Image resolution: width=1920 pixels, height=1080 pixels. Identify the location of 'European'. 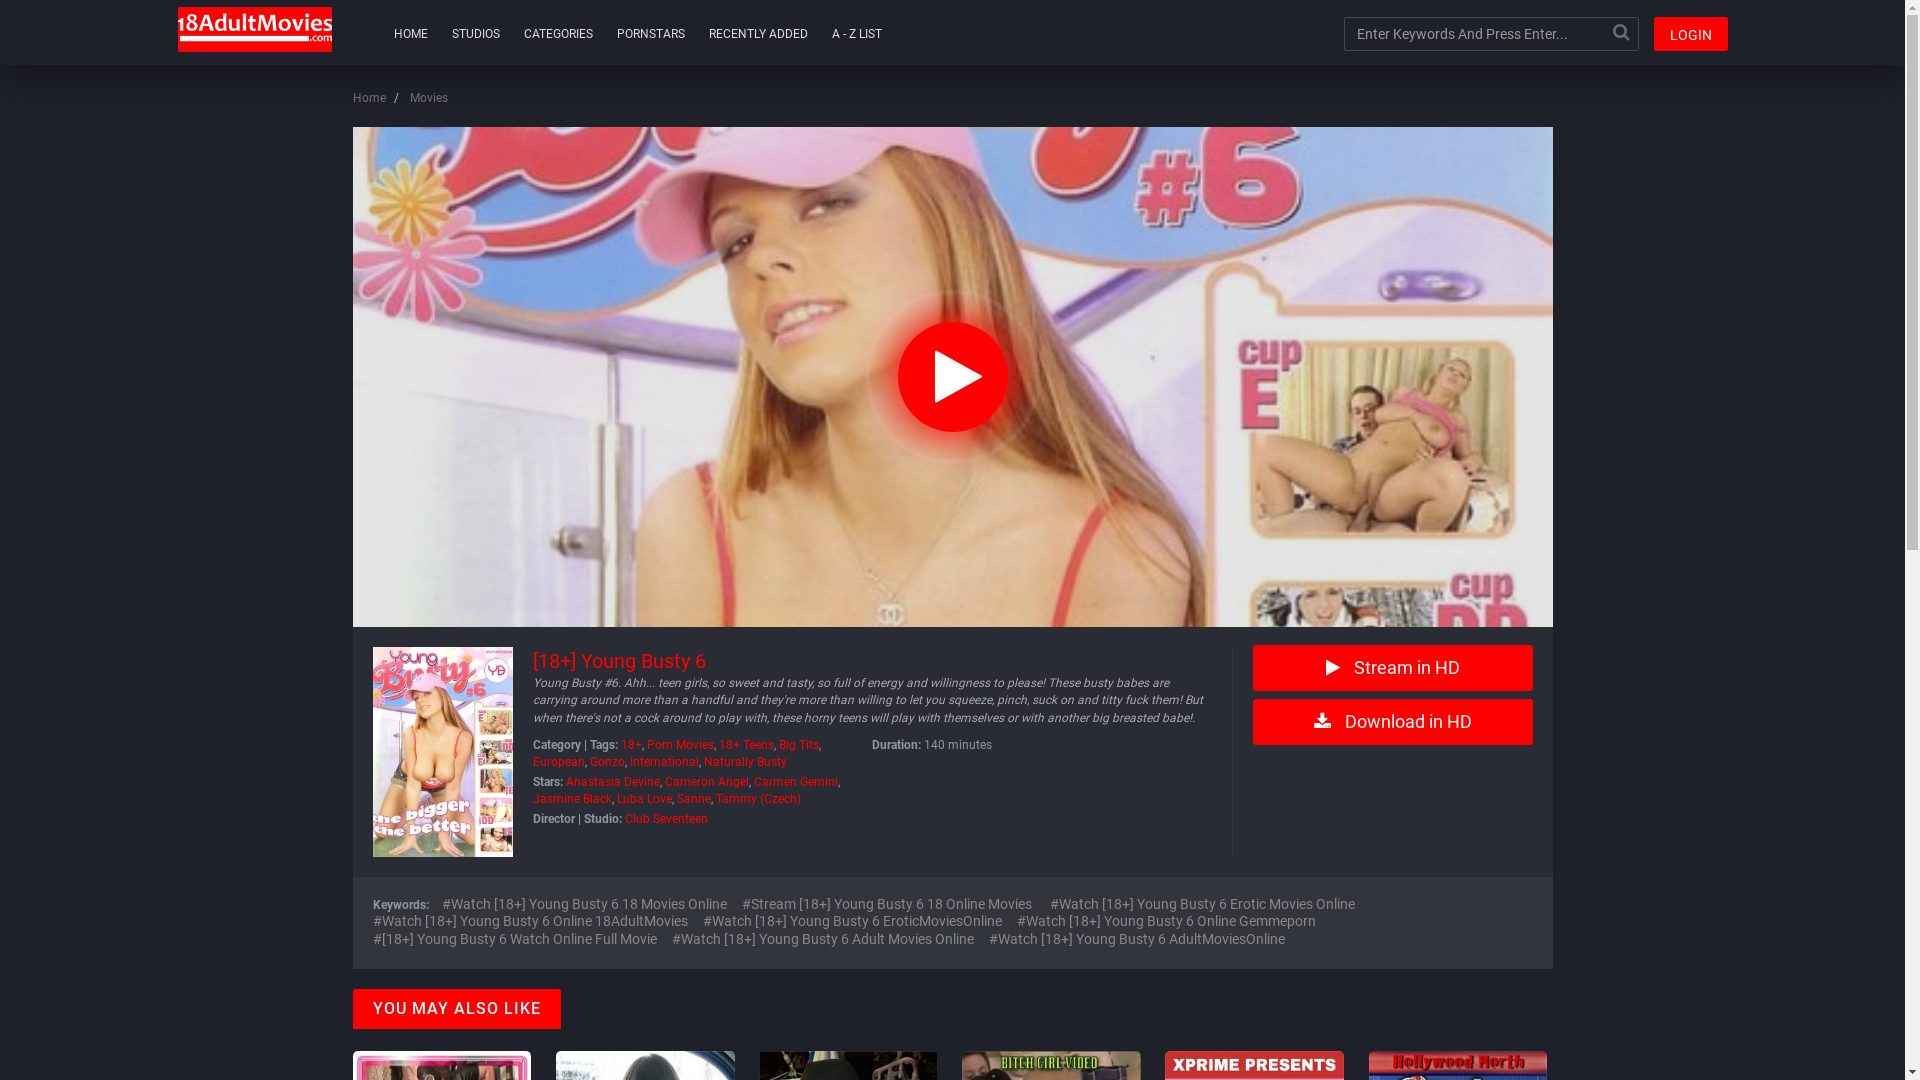
(532, 762).